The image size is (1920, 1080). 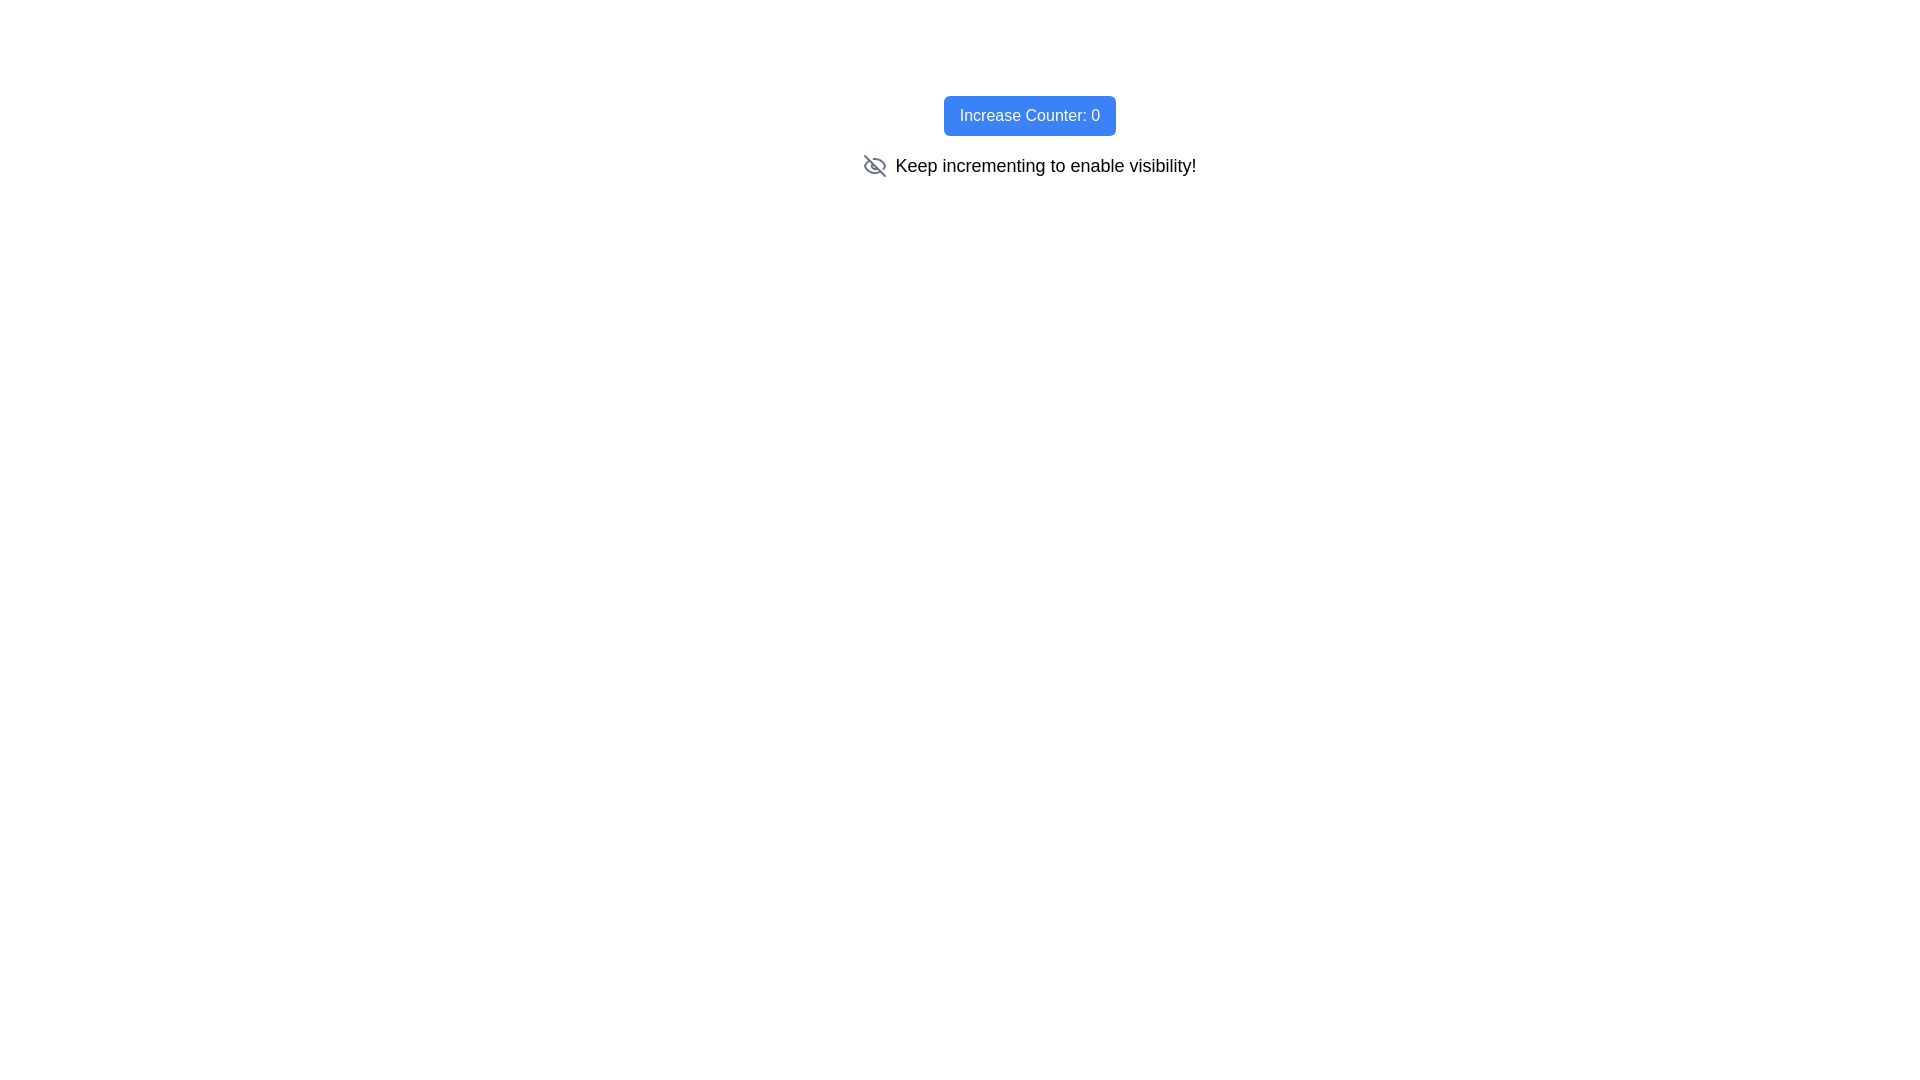 What do you see at coordinates (1030, 115) in the screenshot?
I see `the increment button located at the upper-middle part of the interface to observe the hover effects` at bounding box center [1030, 115].